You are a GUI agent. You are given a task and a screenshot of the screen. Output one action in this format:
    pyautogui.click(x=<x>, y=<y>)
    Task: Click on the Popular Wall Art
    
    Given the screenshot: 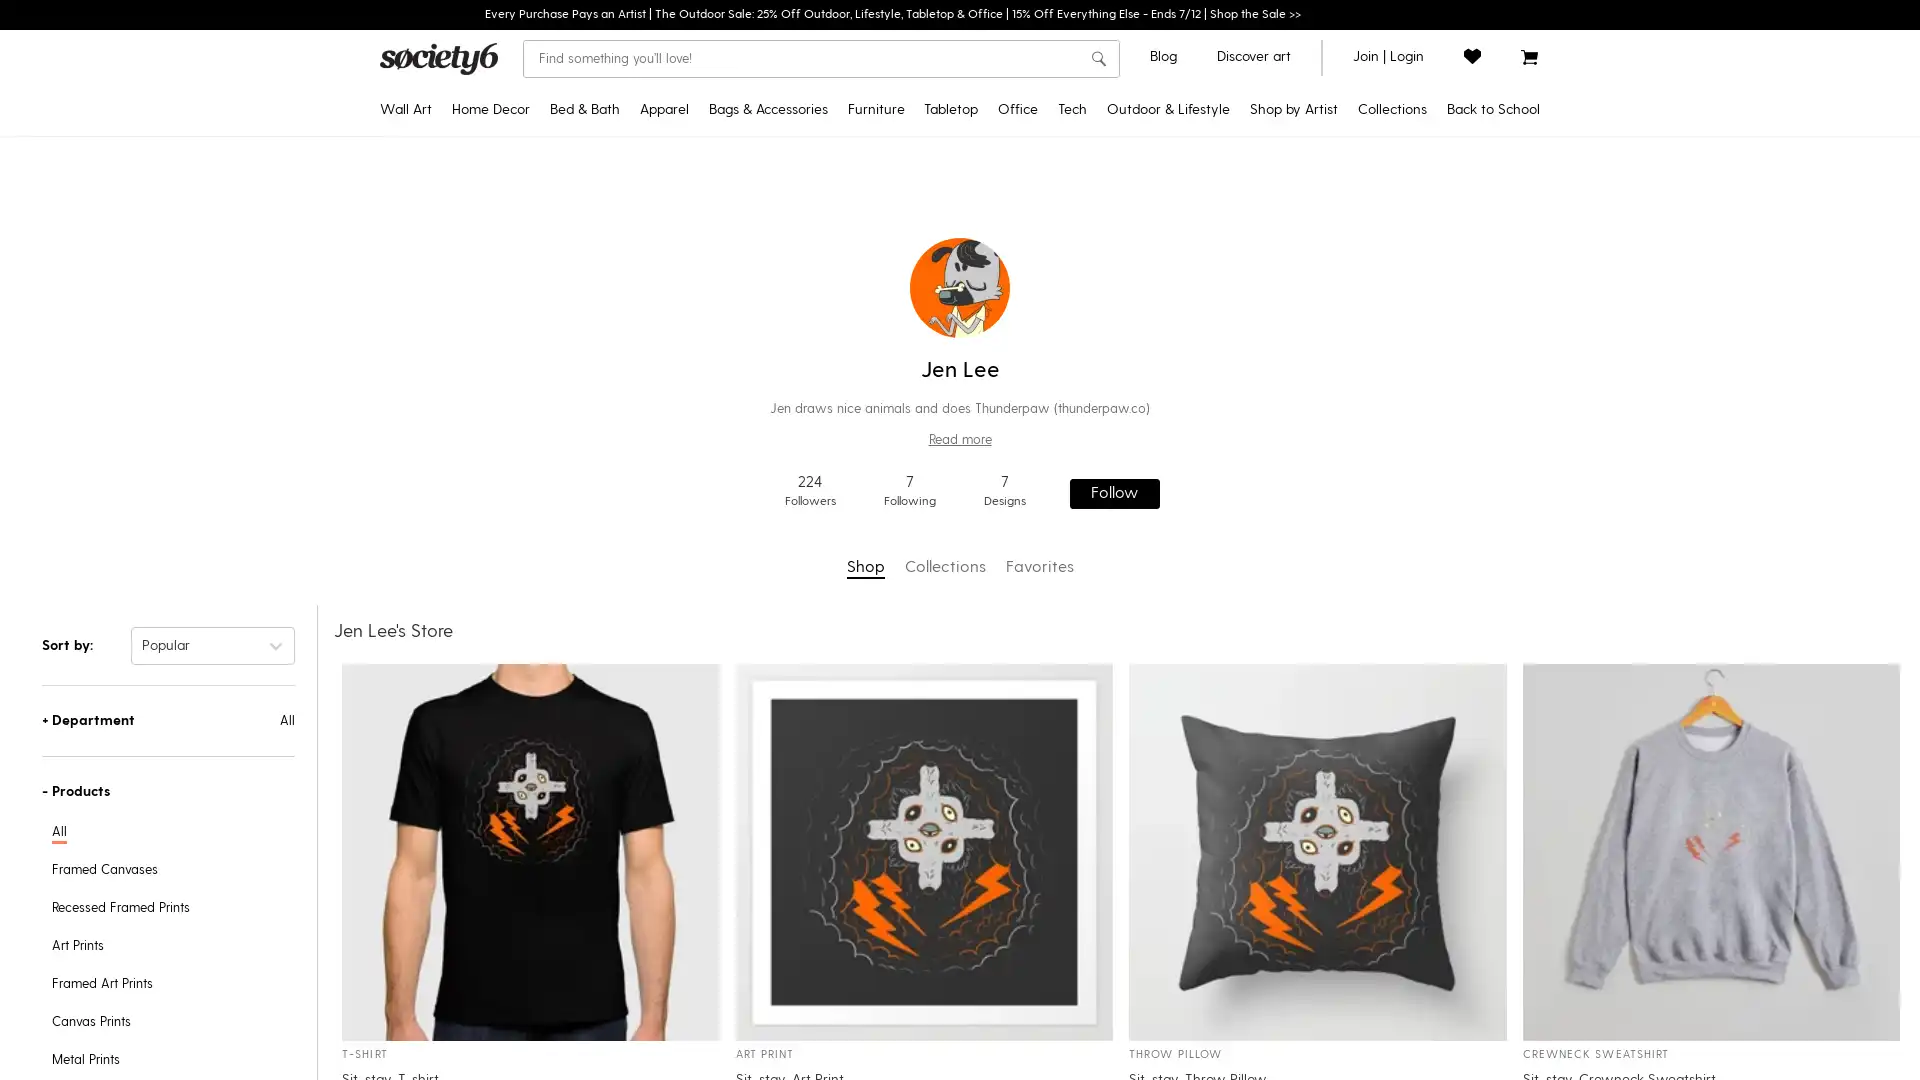 What is the action you would take?
    pyautogui.click(x=1318, y=257)
    